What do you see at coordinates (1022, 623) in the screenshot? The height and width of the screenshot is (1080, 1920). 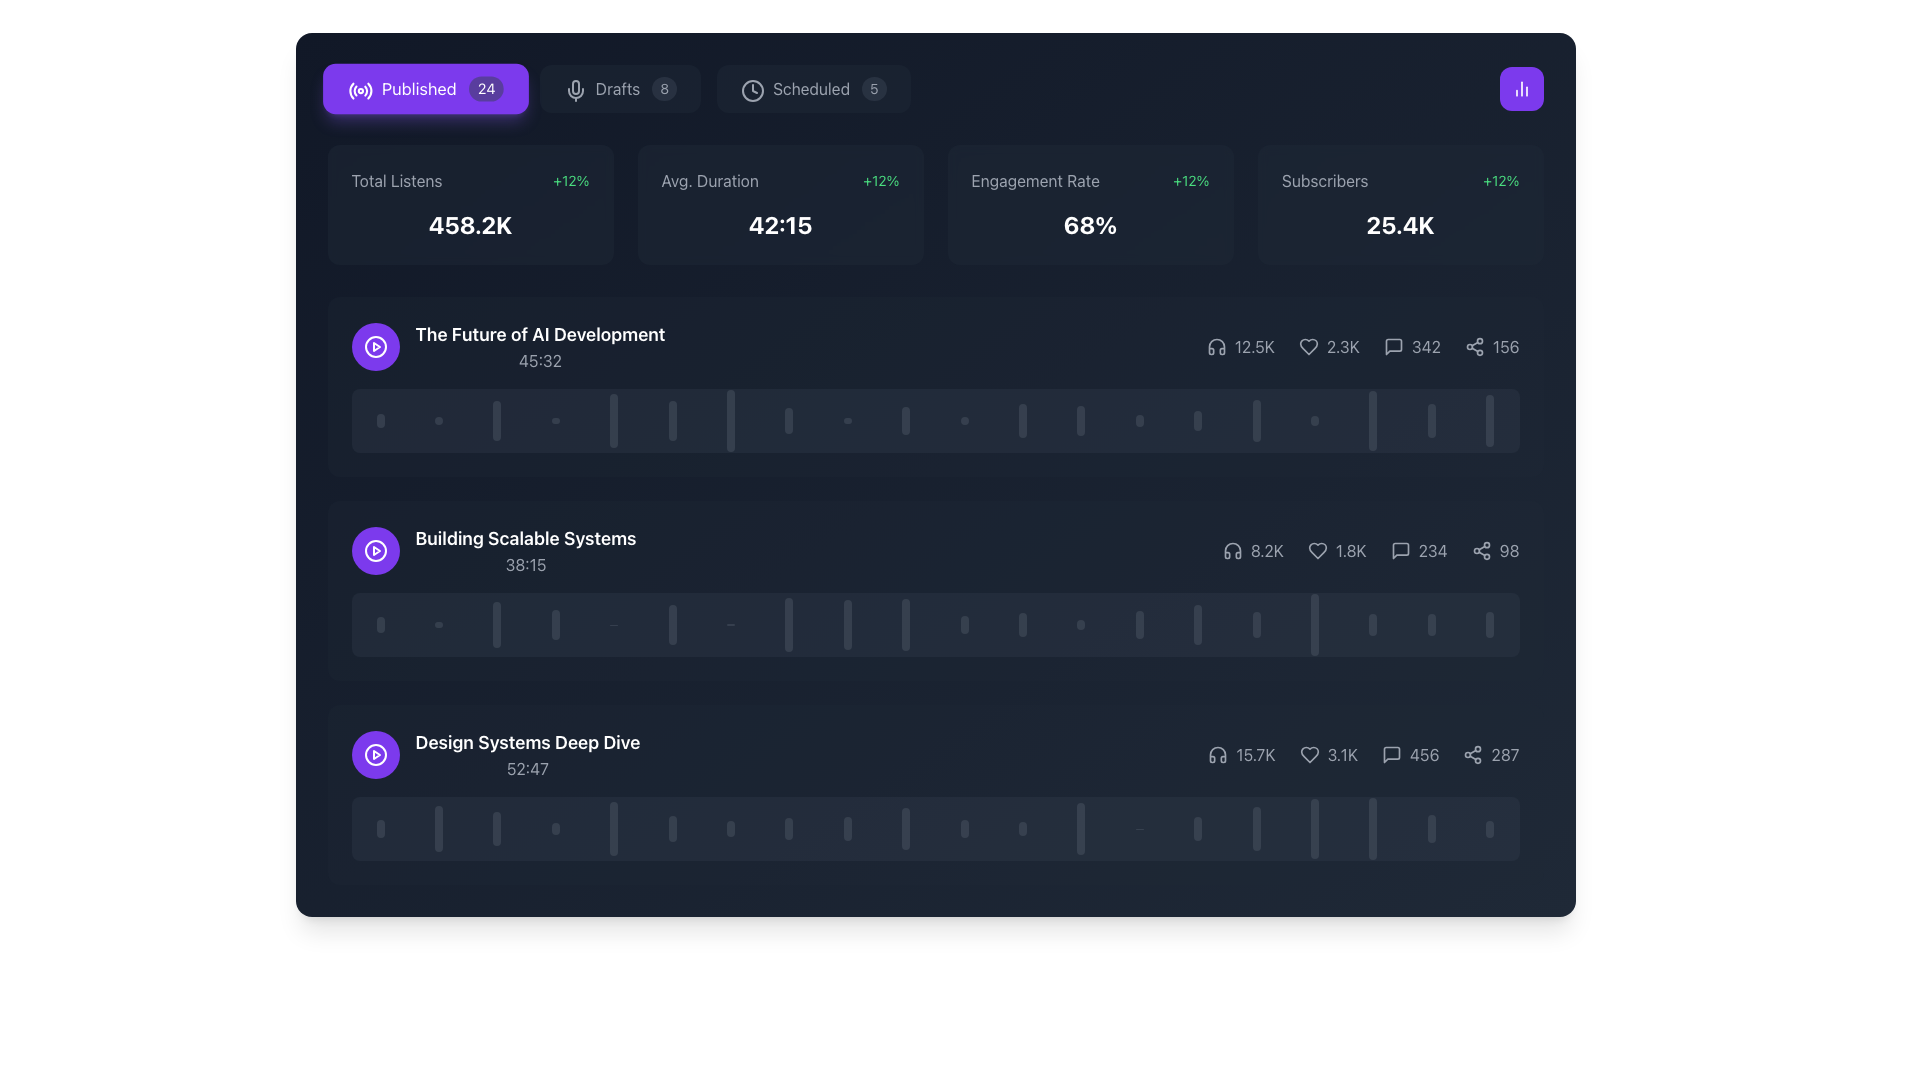 I see `the twelfth vertical progress indicator in the sequence of similar elements, which visually represents a proportional metric or value` at bounding box center [1022, 623].